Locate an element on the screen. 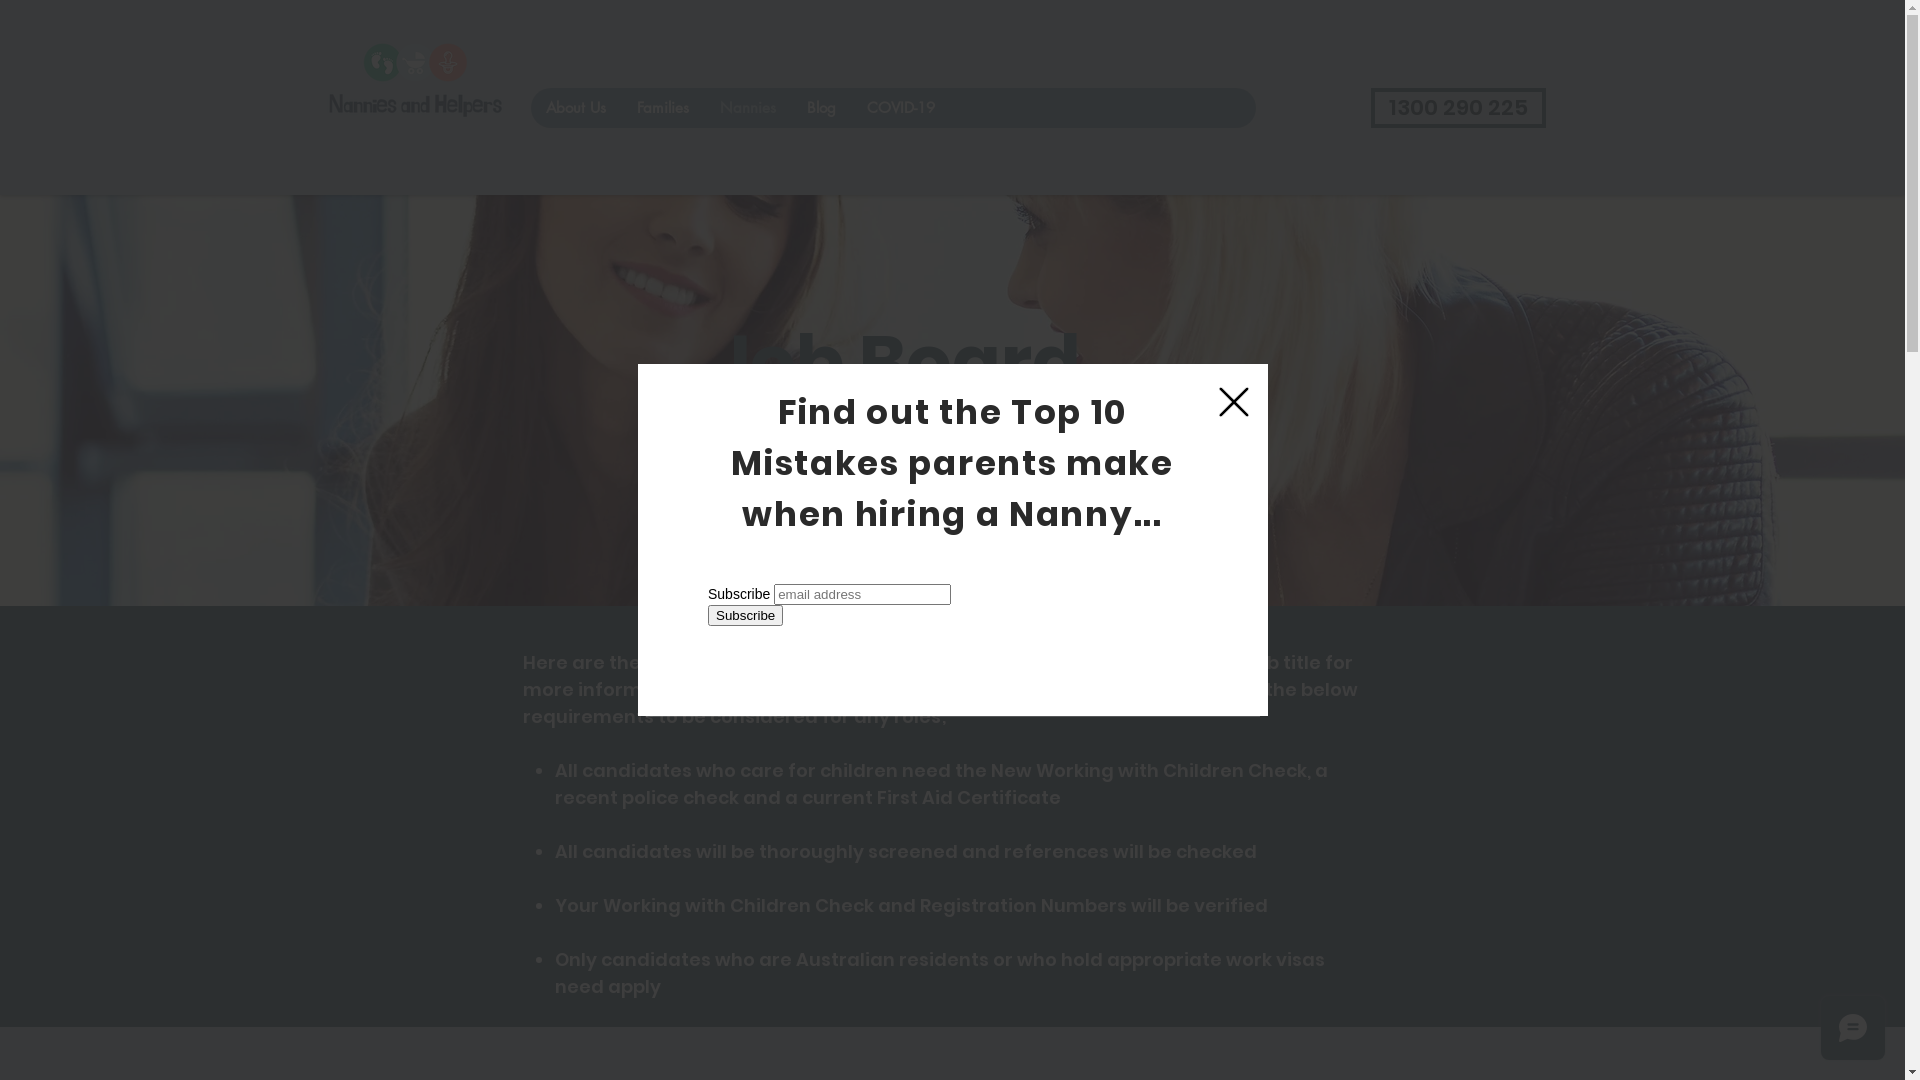 The width and height of the screenshot is (1920, 1080). '1300 290 225' is located at coordinates (1457, 108).